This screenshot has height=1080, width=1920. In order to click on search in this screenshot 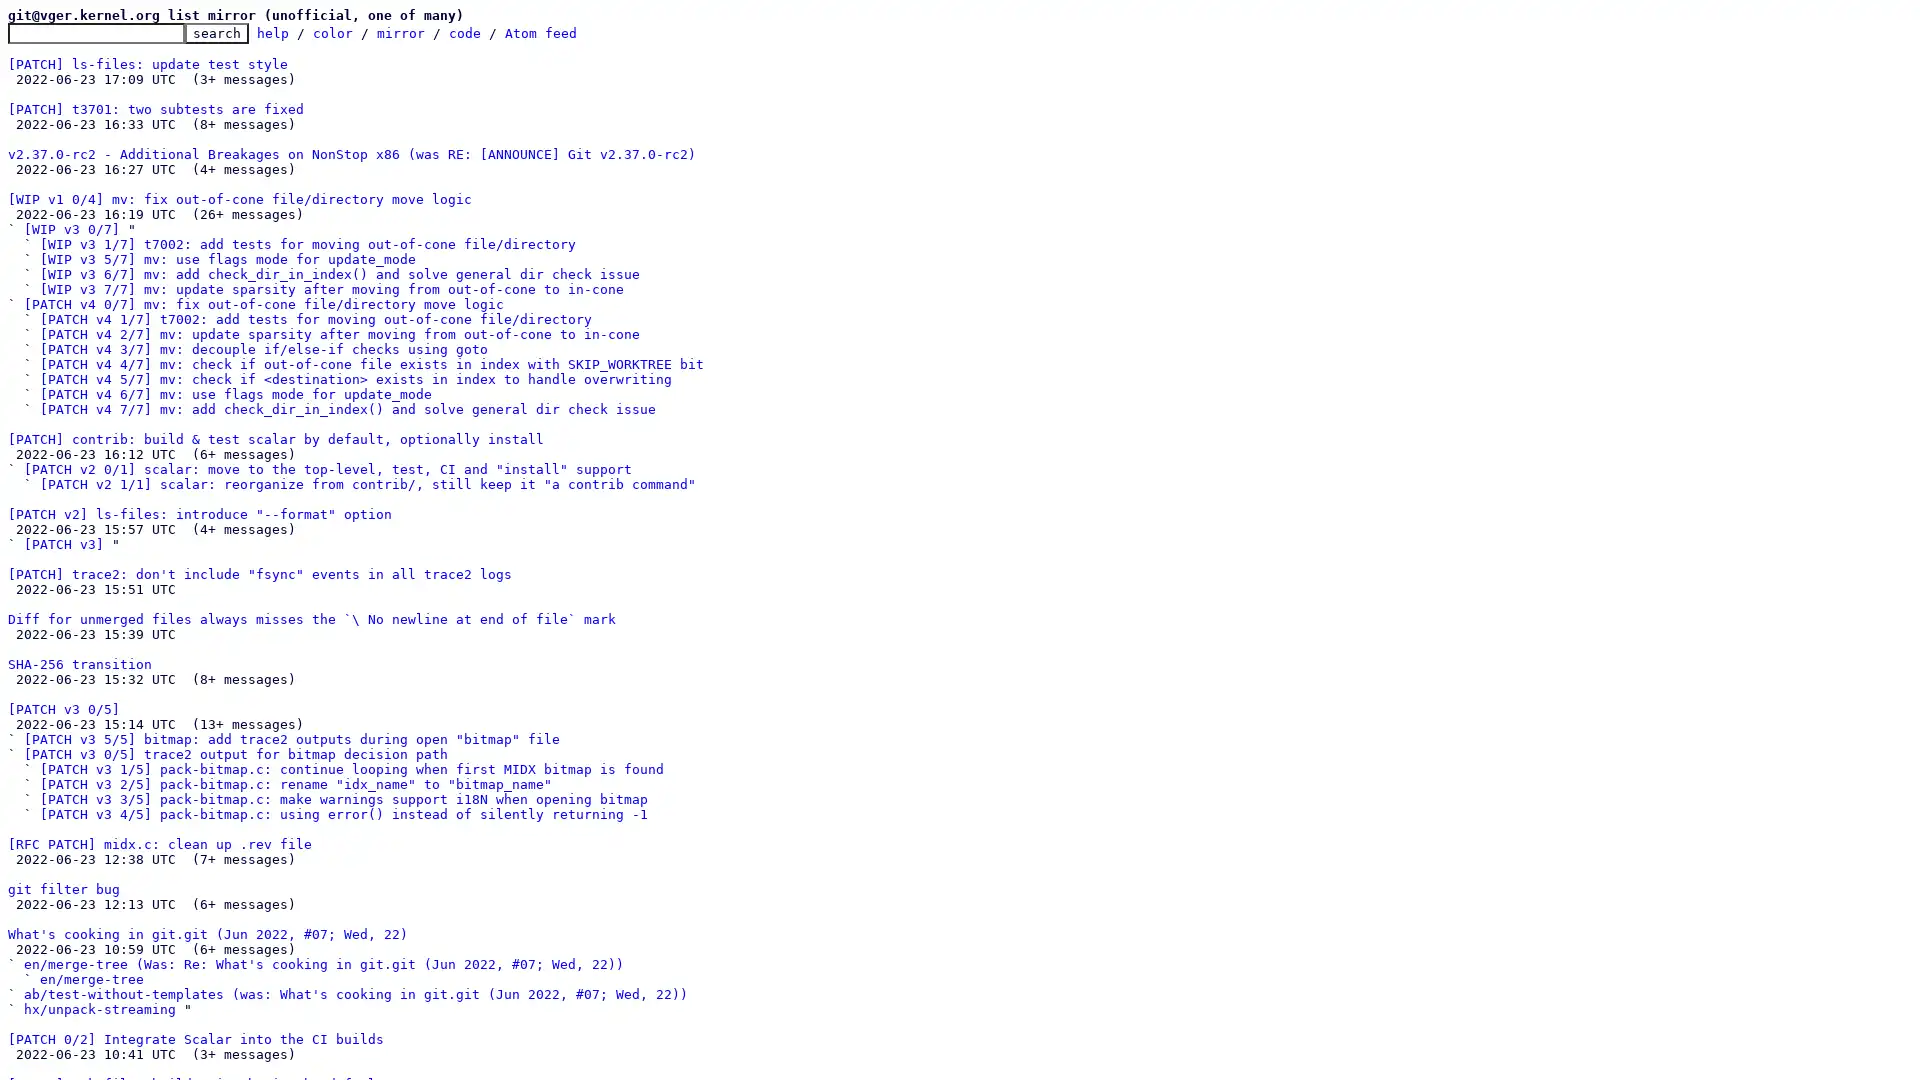, I will do `click(216, 33)`.